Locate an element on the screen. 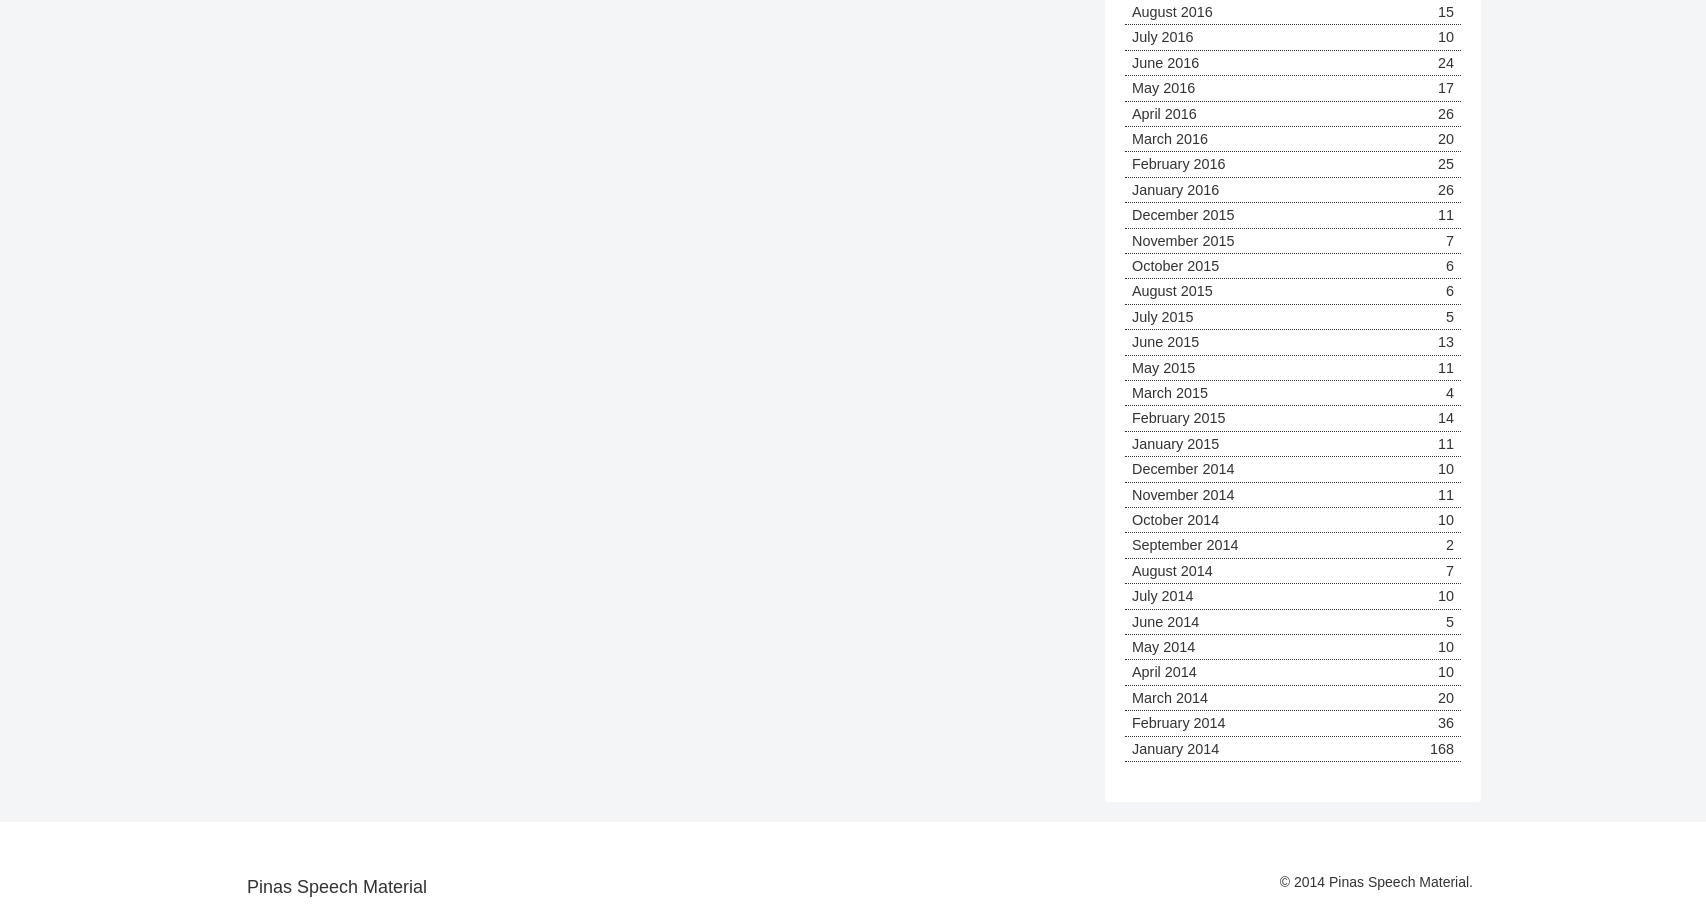 This screenshot has height=907, width=1706. '2' is located at coordinates (1448, 545).